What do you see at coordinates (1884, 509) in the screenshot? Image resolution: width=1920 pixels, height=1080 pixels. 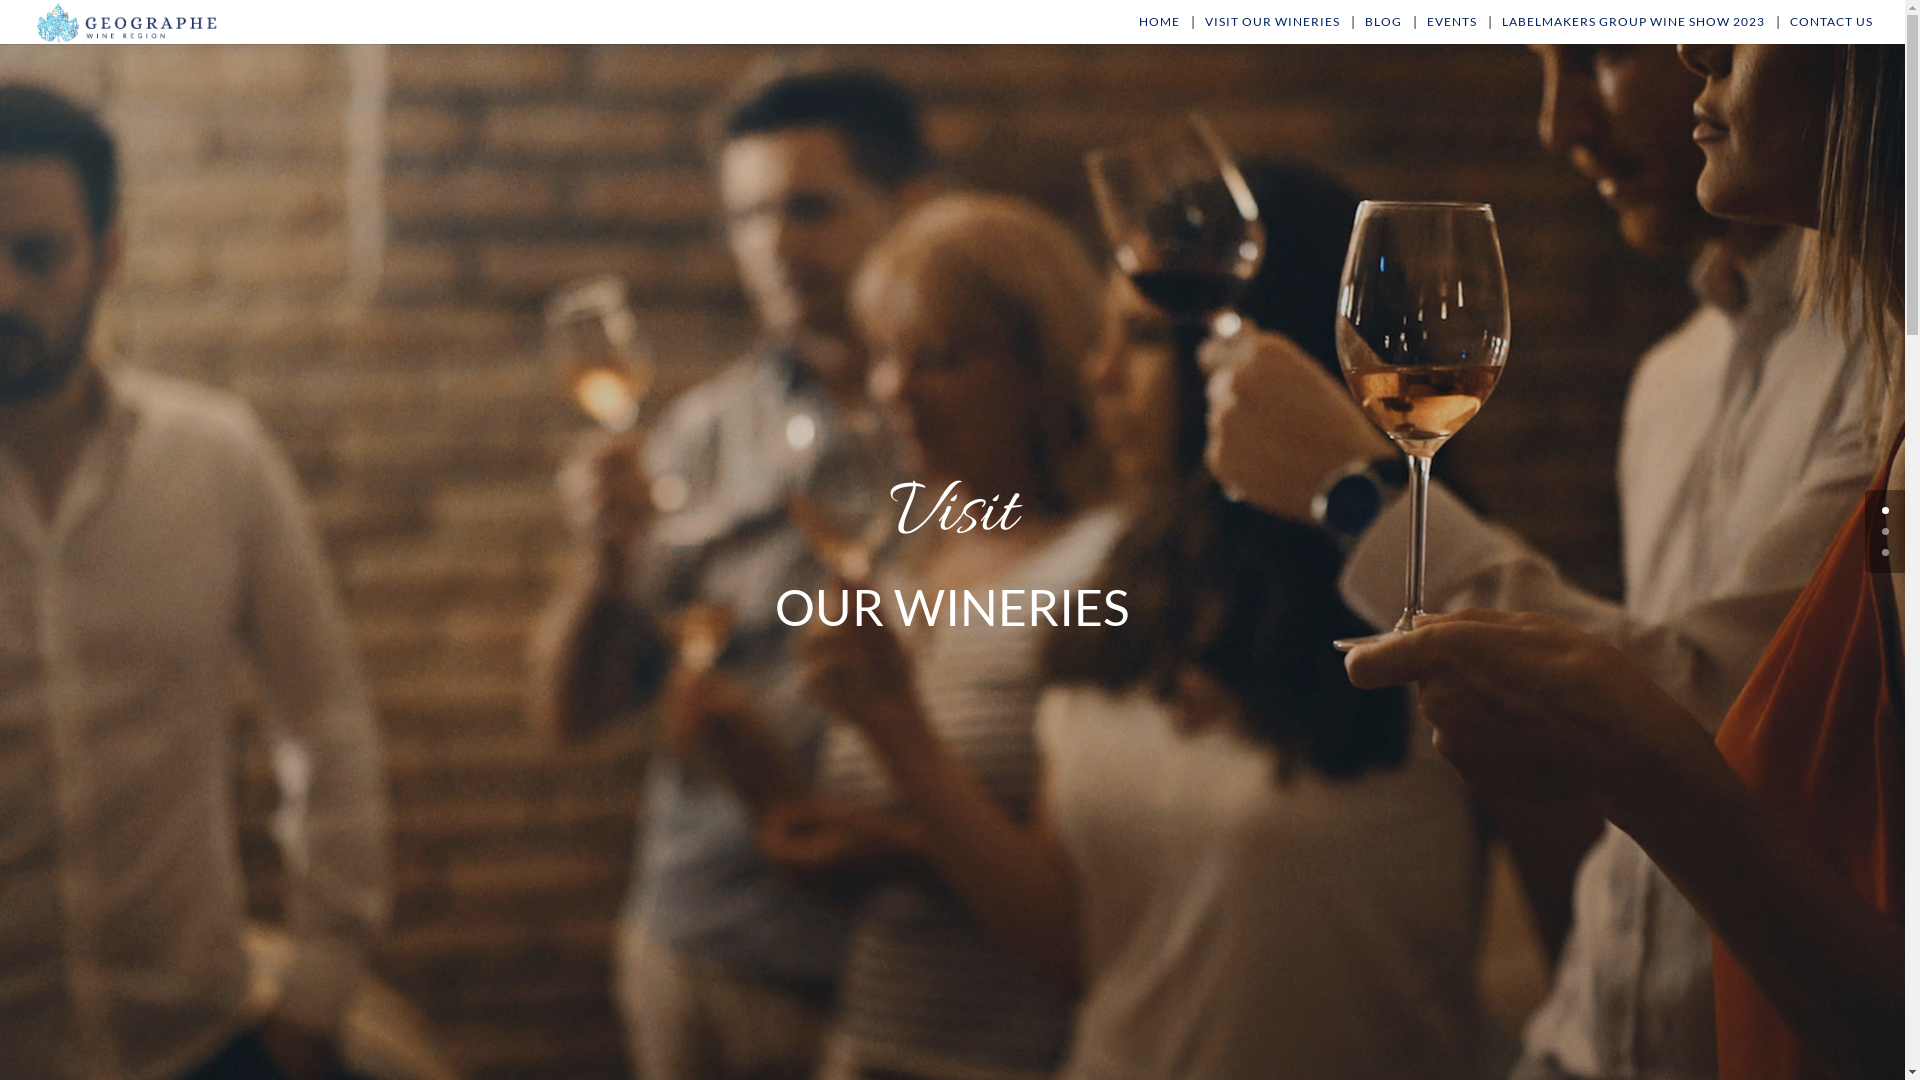 I see `'0'` at bounding box center [1884, 509].